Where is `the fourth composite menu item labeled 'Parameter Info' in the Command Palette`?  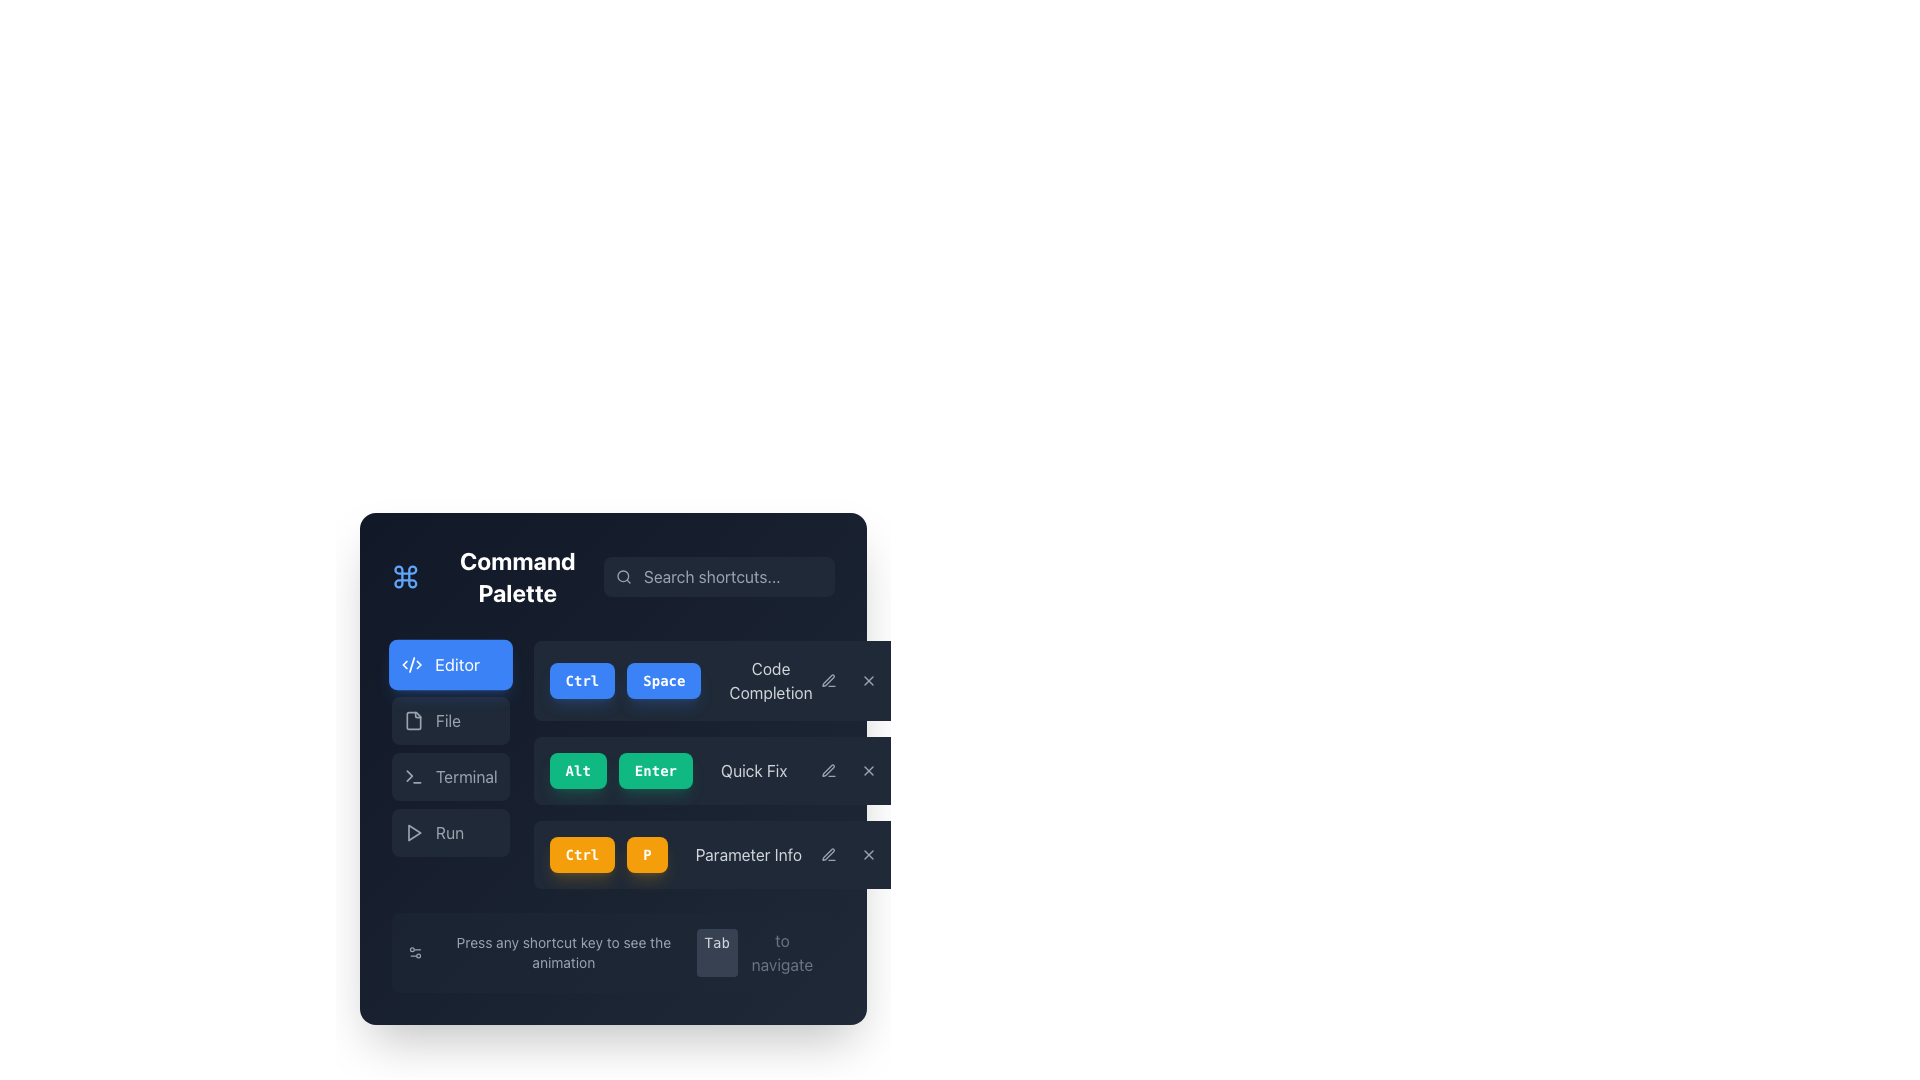 the fourth composite menu item labeled 'Parameter Info' in the Command Palette is located at coordinates (675, 855).